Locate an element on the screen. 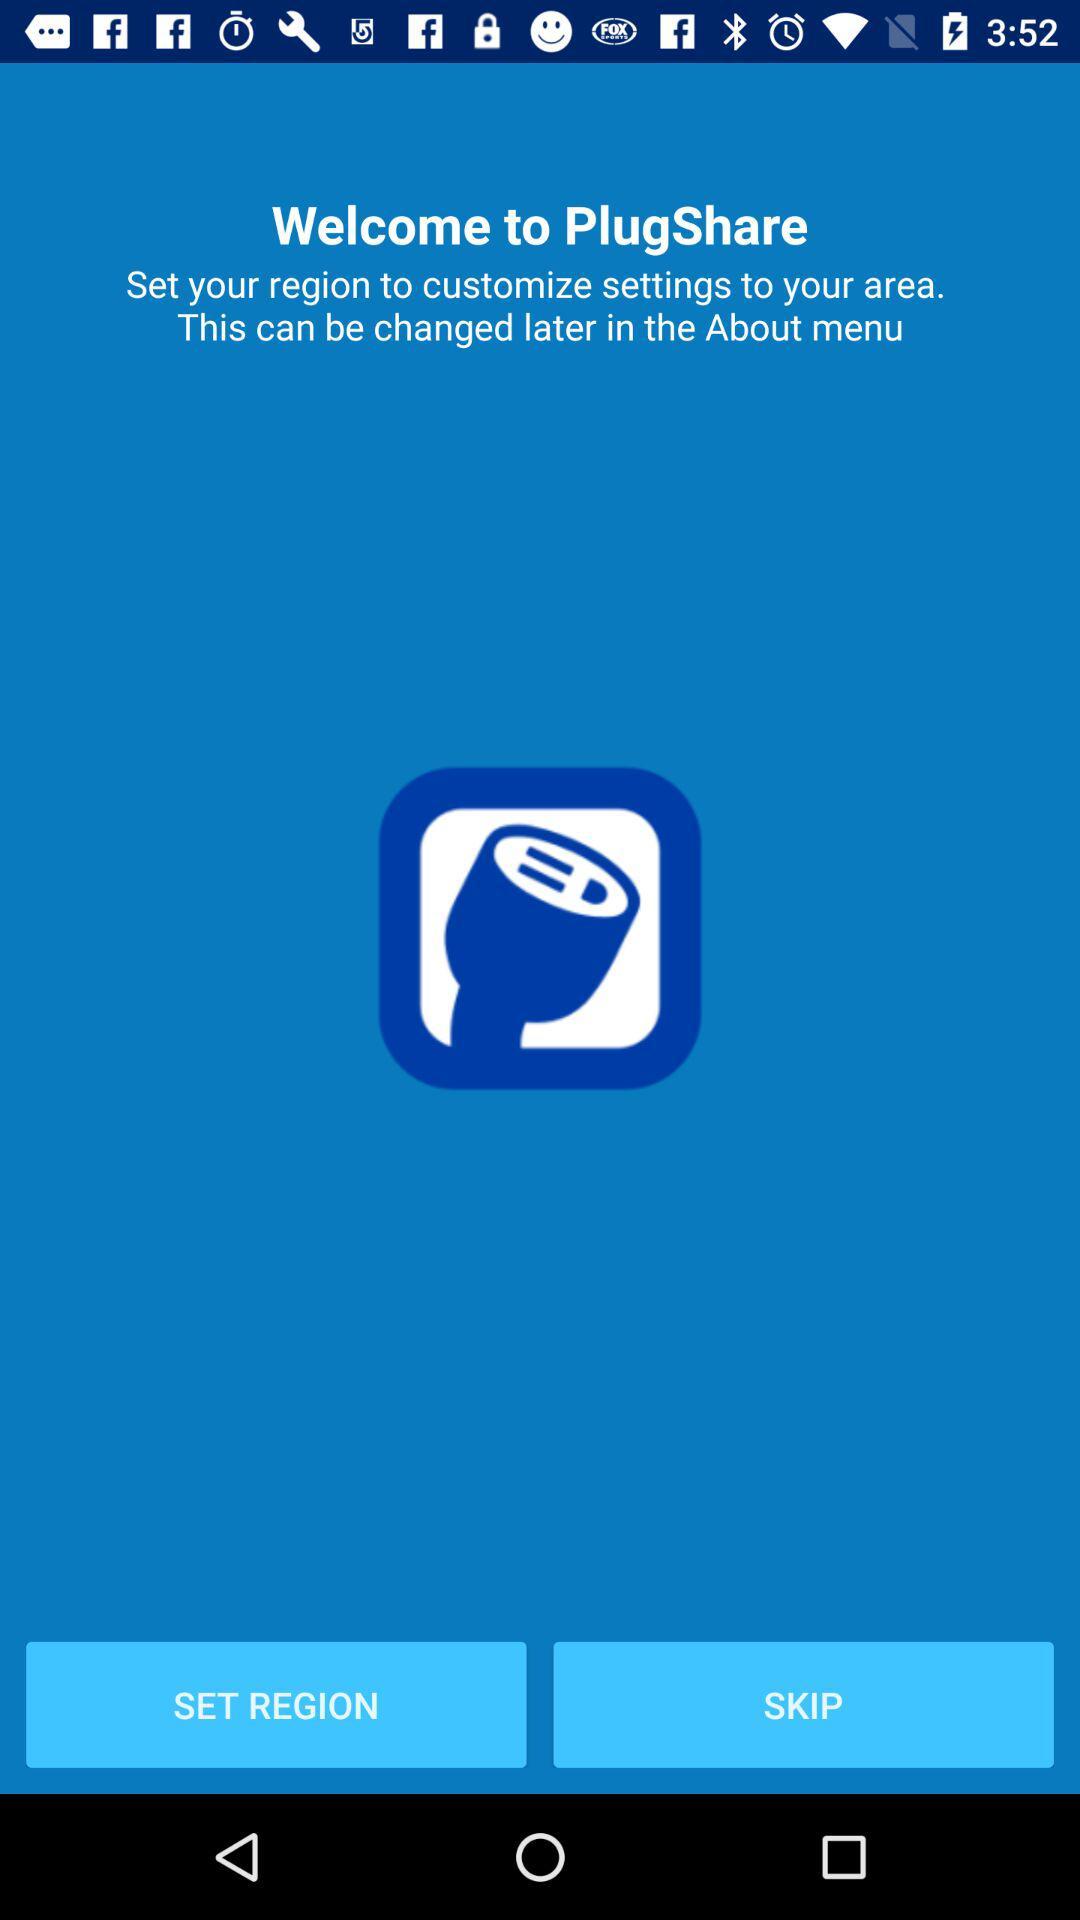 This screenshot has width=1080, height=1920. the icon to the right of set region is located at coordinates (802, 1703).